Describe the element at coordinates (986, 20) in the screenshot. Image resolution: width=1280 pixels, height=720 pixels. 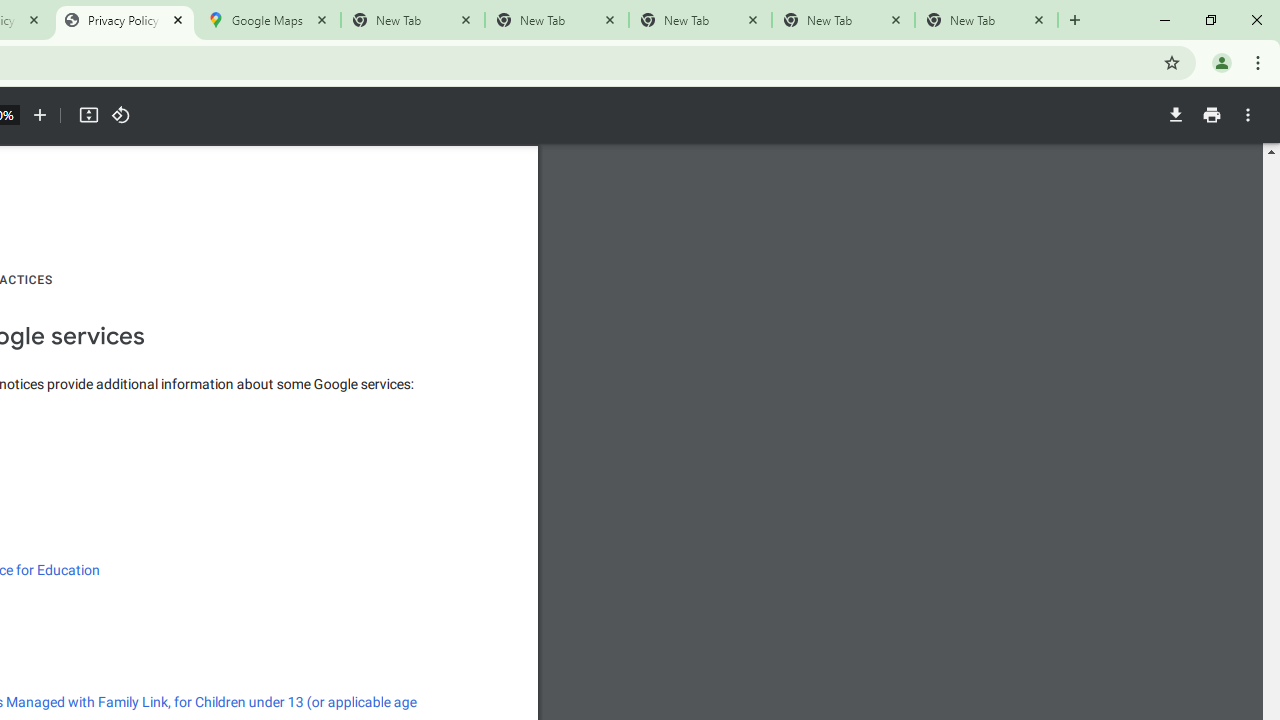
I see `'New Tab'` at that location.